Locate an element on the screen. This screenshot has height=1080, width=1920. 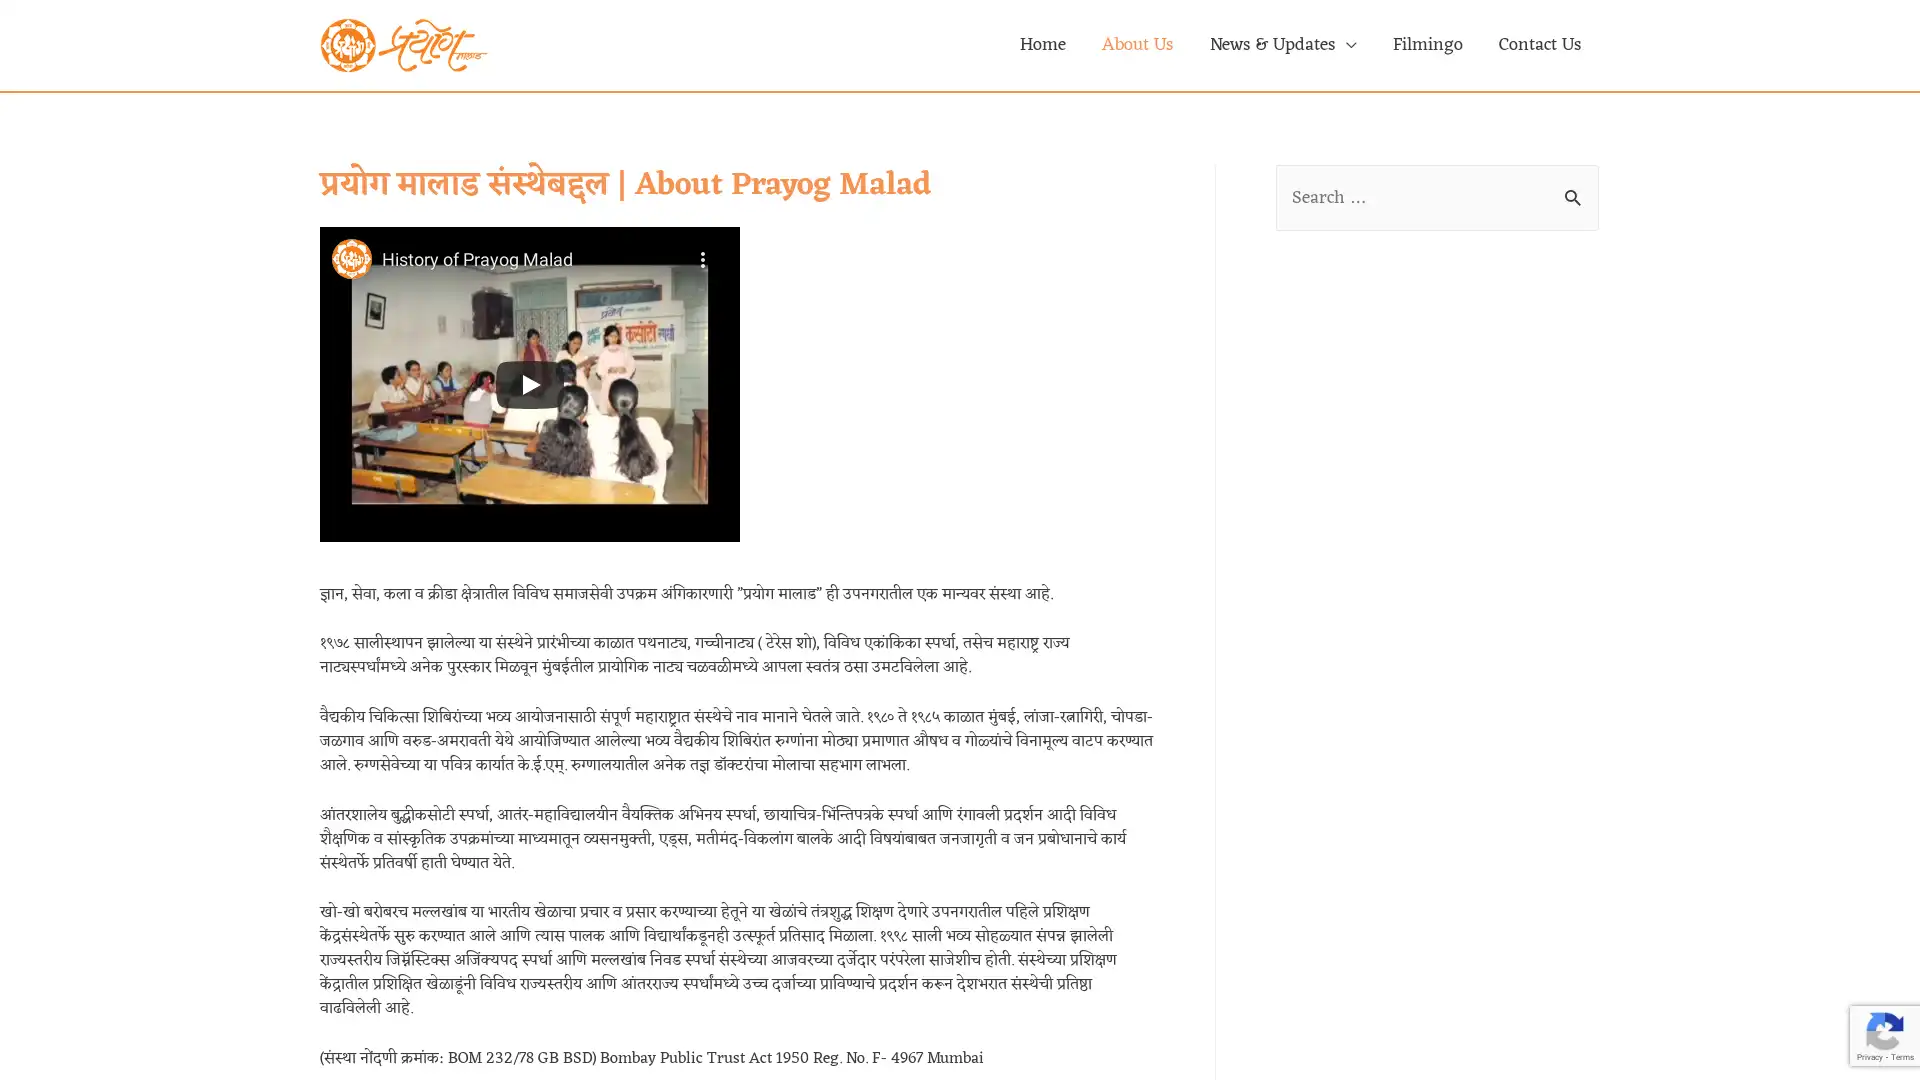
Search is located at coordinates (1575, 186).